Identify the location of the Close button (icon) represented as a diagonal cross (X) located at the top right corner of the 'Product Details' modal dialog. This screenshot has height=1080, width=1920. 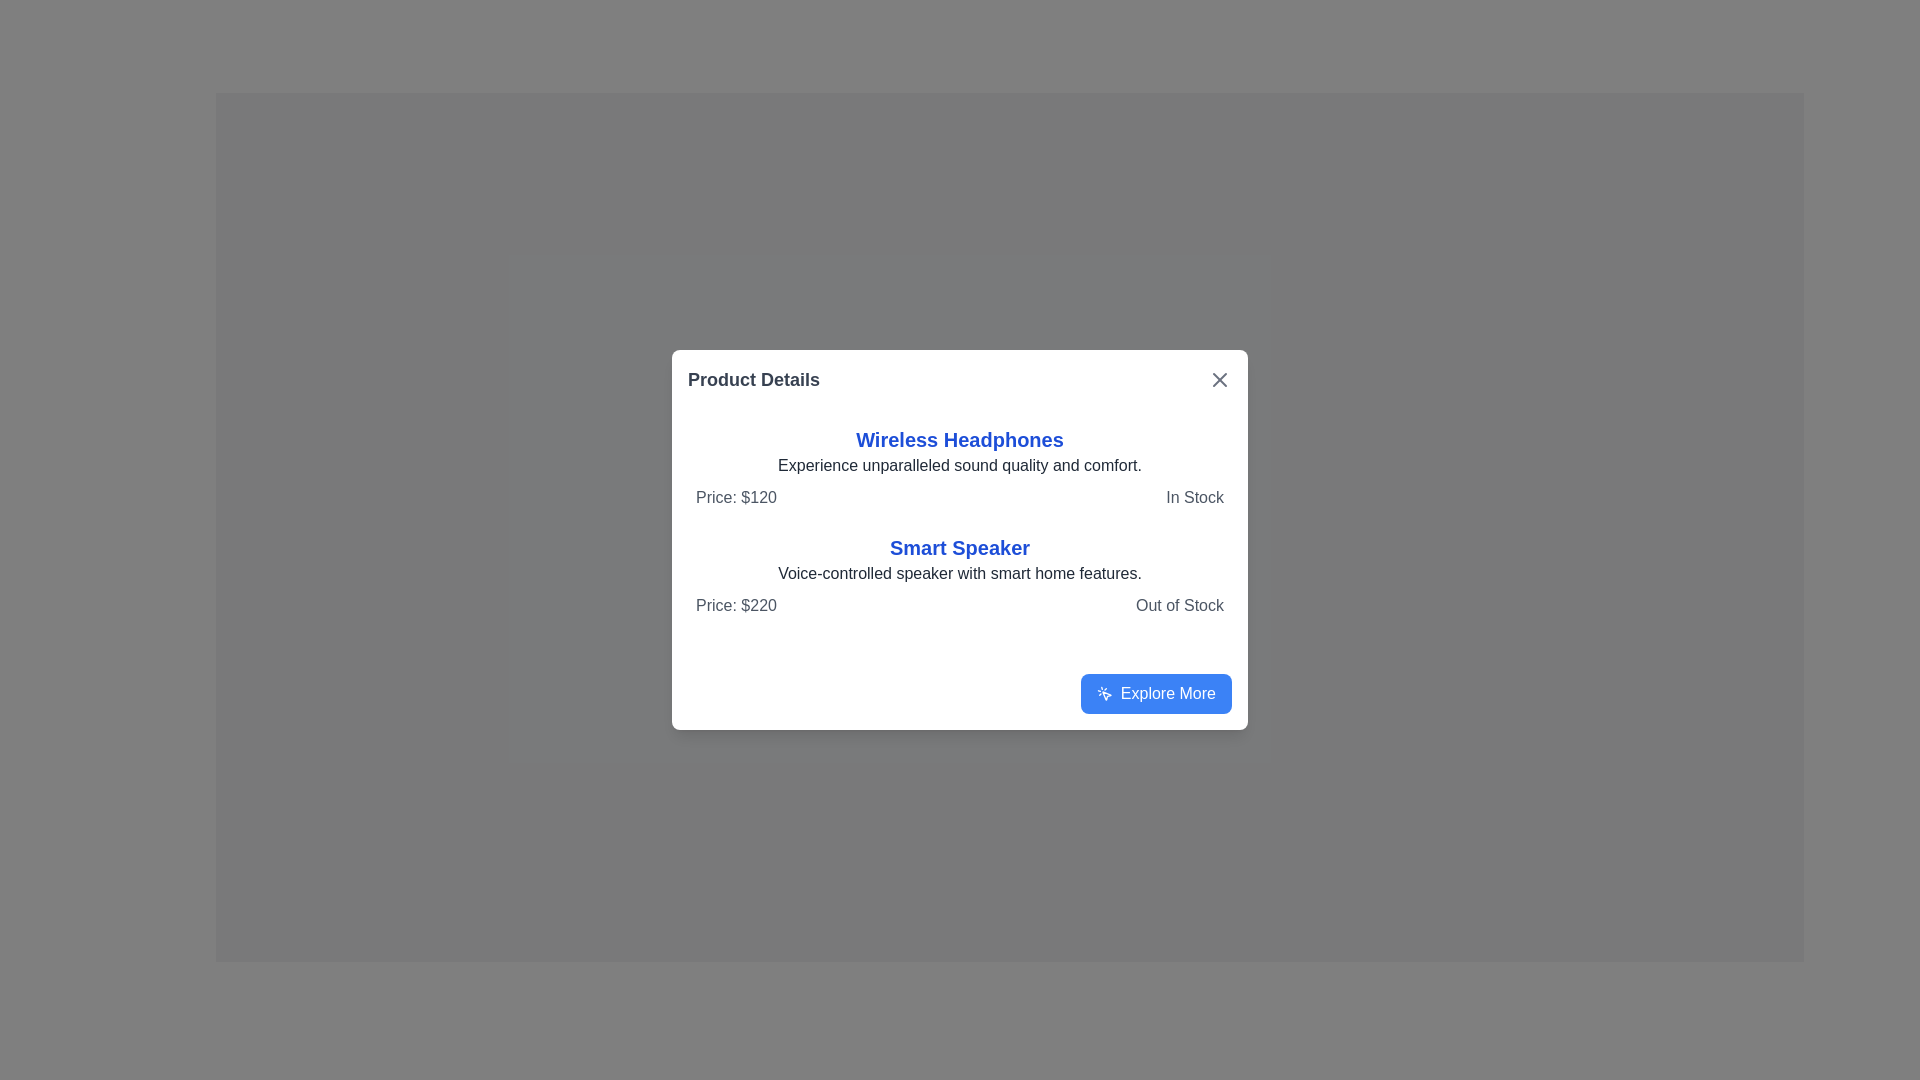
(1218, 380).